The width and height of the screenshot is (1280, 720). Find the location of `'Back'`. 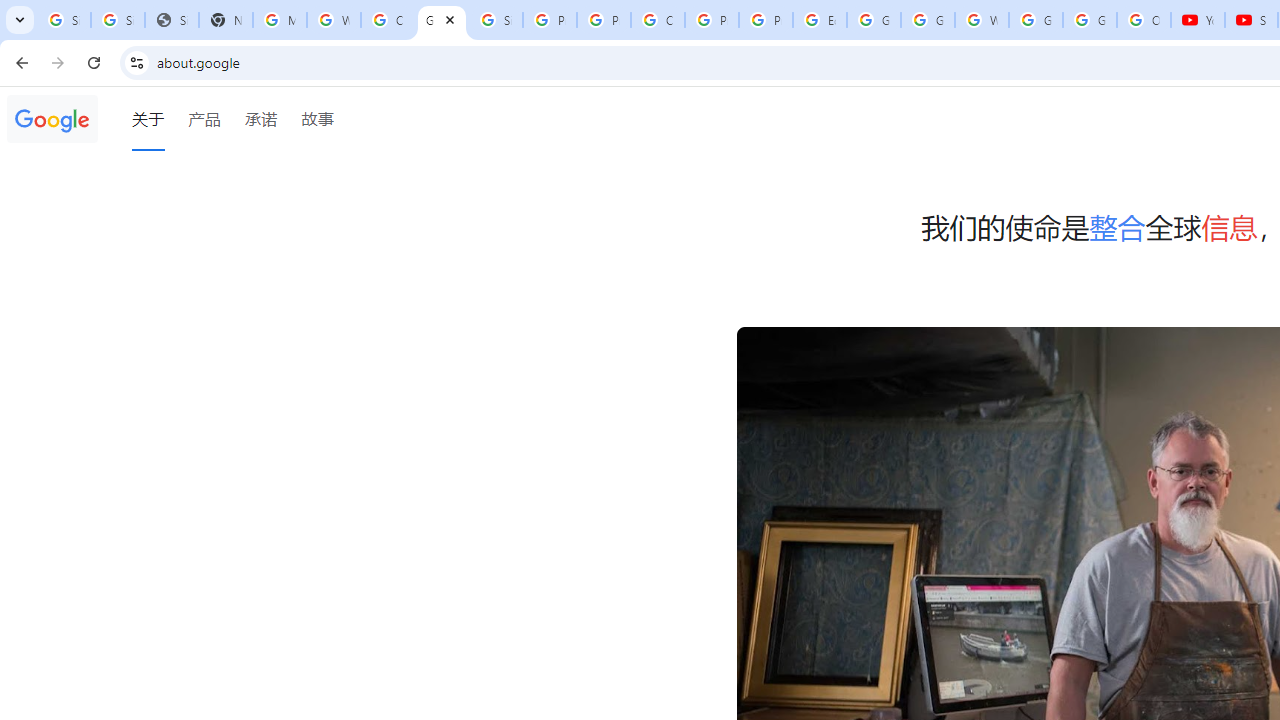

'Back' is located at coordinates (19, 61).